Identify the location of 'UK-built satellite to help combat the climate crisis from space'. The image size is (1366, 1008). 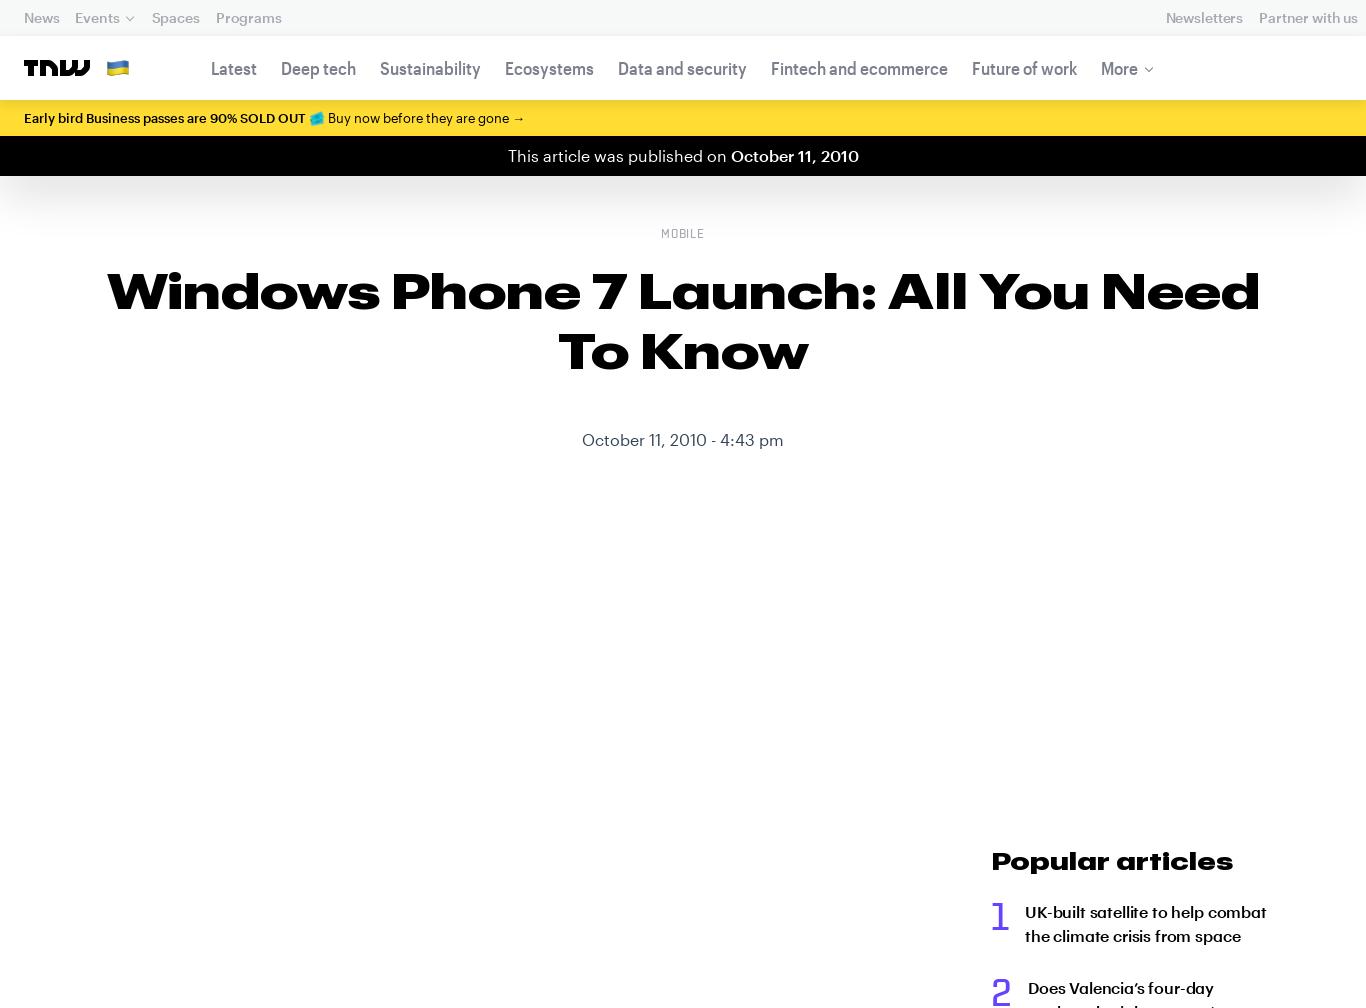
(1024, 923).